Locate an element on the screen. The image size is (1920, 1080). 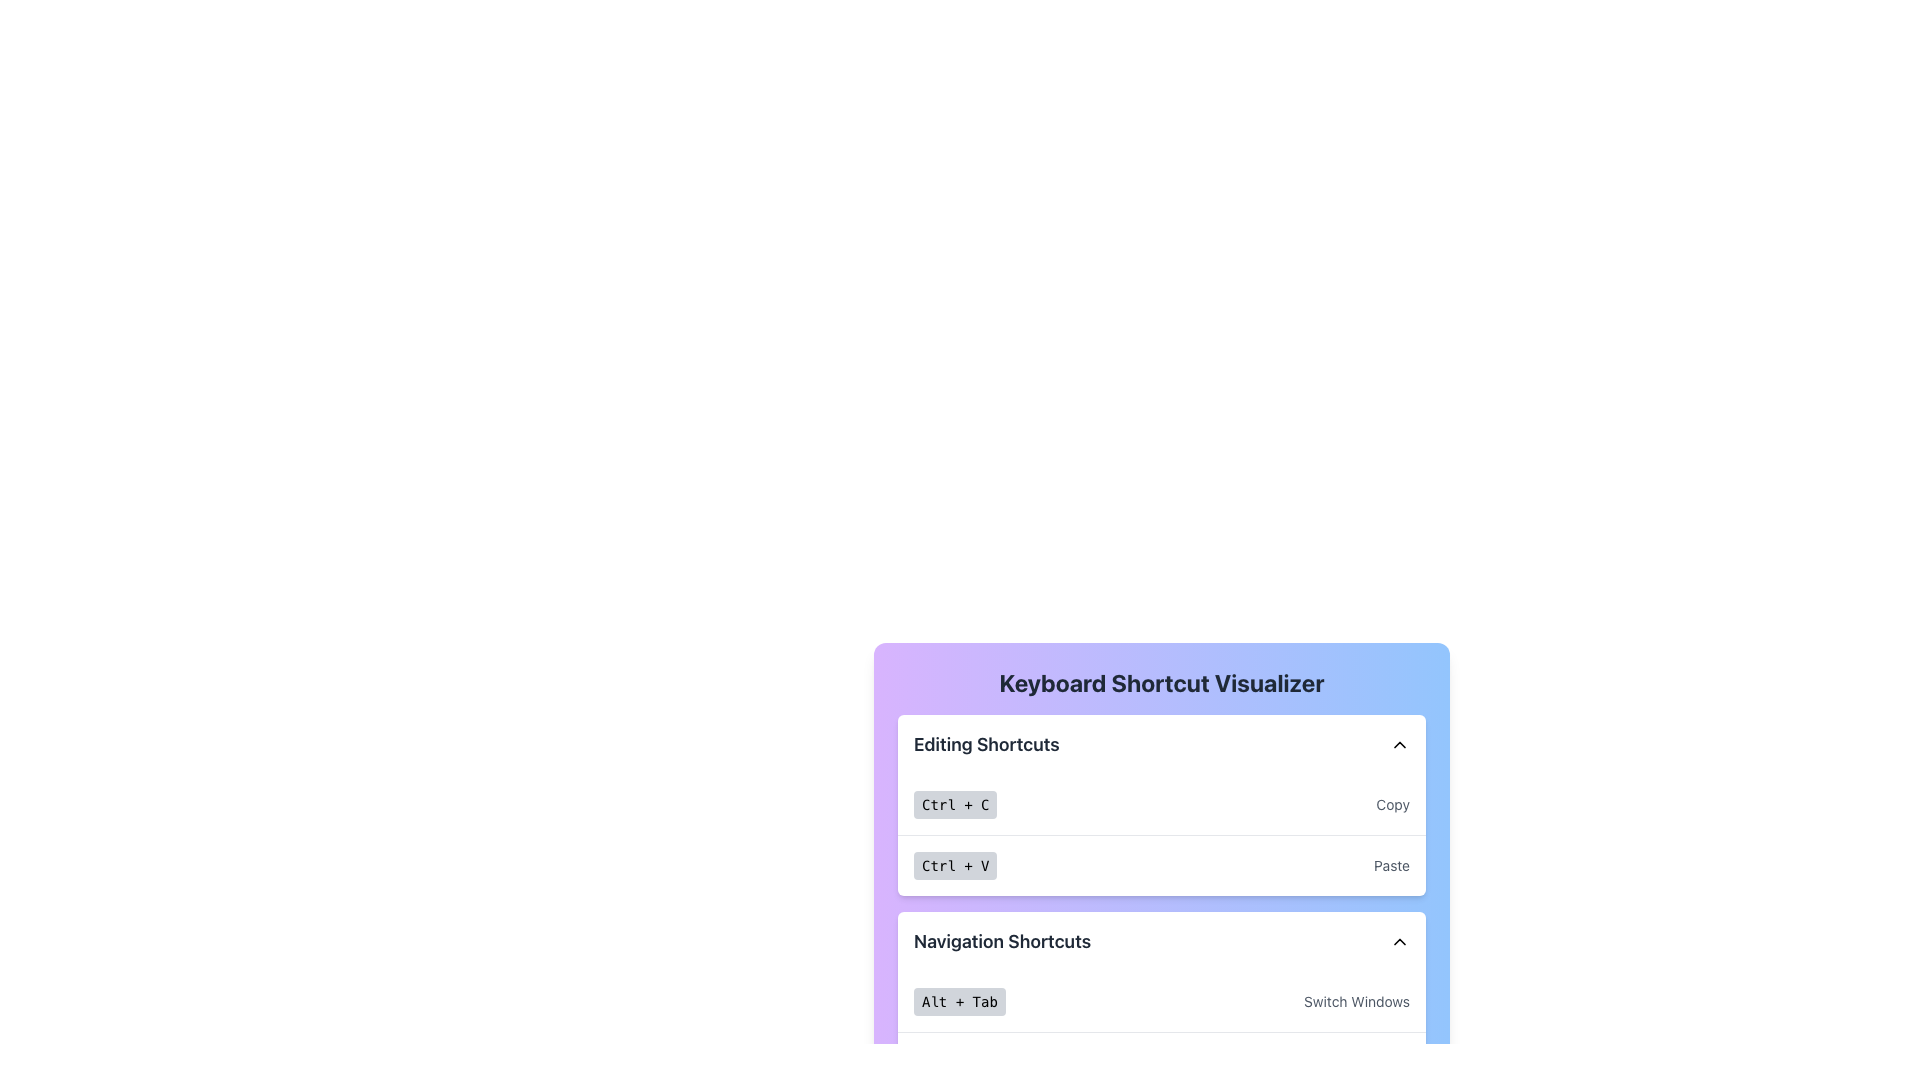
the List Grouping containing keyboard shortcuts and action descriptions in the 'Editing Shortcuts' section of the 'Keyboard Shortcut Visualizer' interface is located at coordinates (1161, 834).